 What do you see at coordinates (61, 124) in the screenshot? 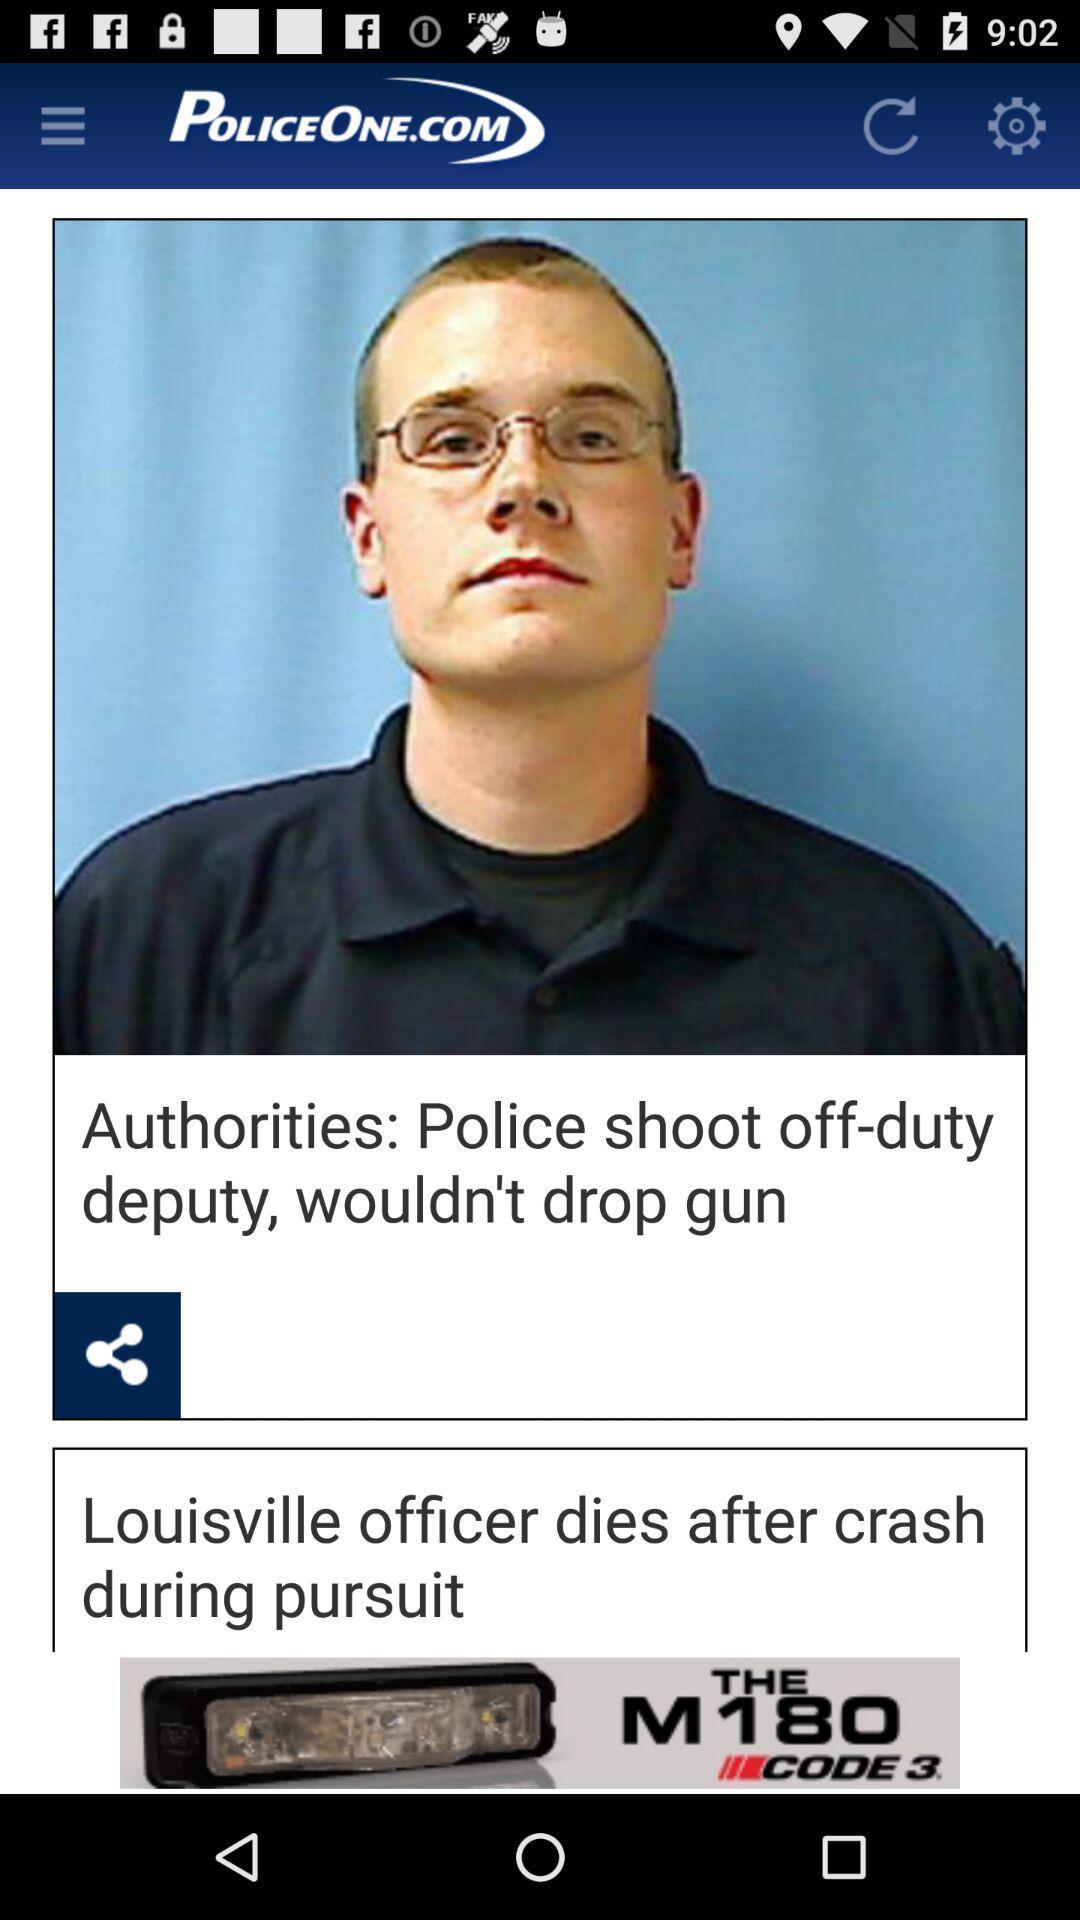
I see `settings` at bounding box center [61, 124].